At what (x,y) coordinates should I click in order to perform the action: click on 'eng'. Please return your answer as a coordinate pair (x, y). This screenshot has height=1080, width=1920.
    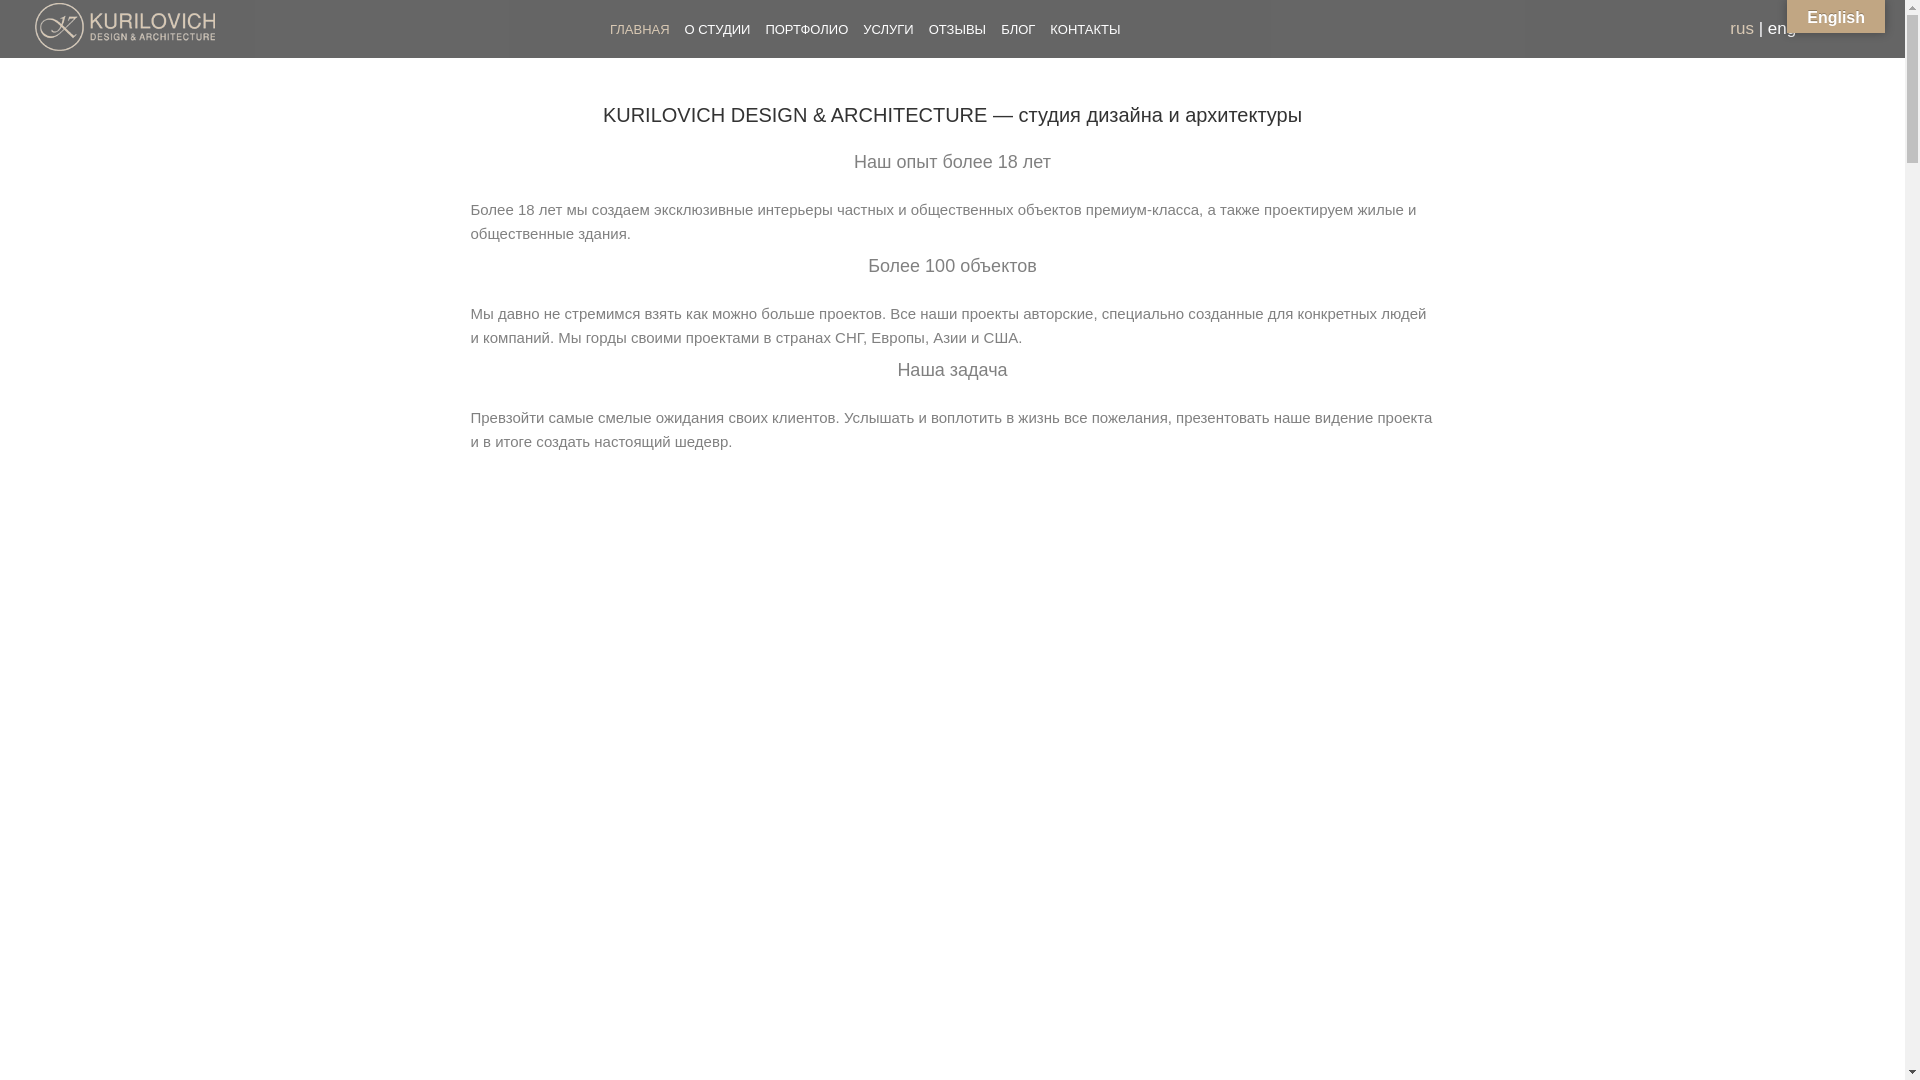
    Looking at the image, I should click on (1781, 28).